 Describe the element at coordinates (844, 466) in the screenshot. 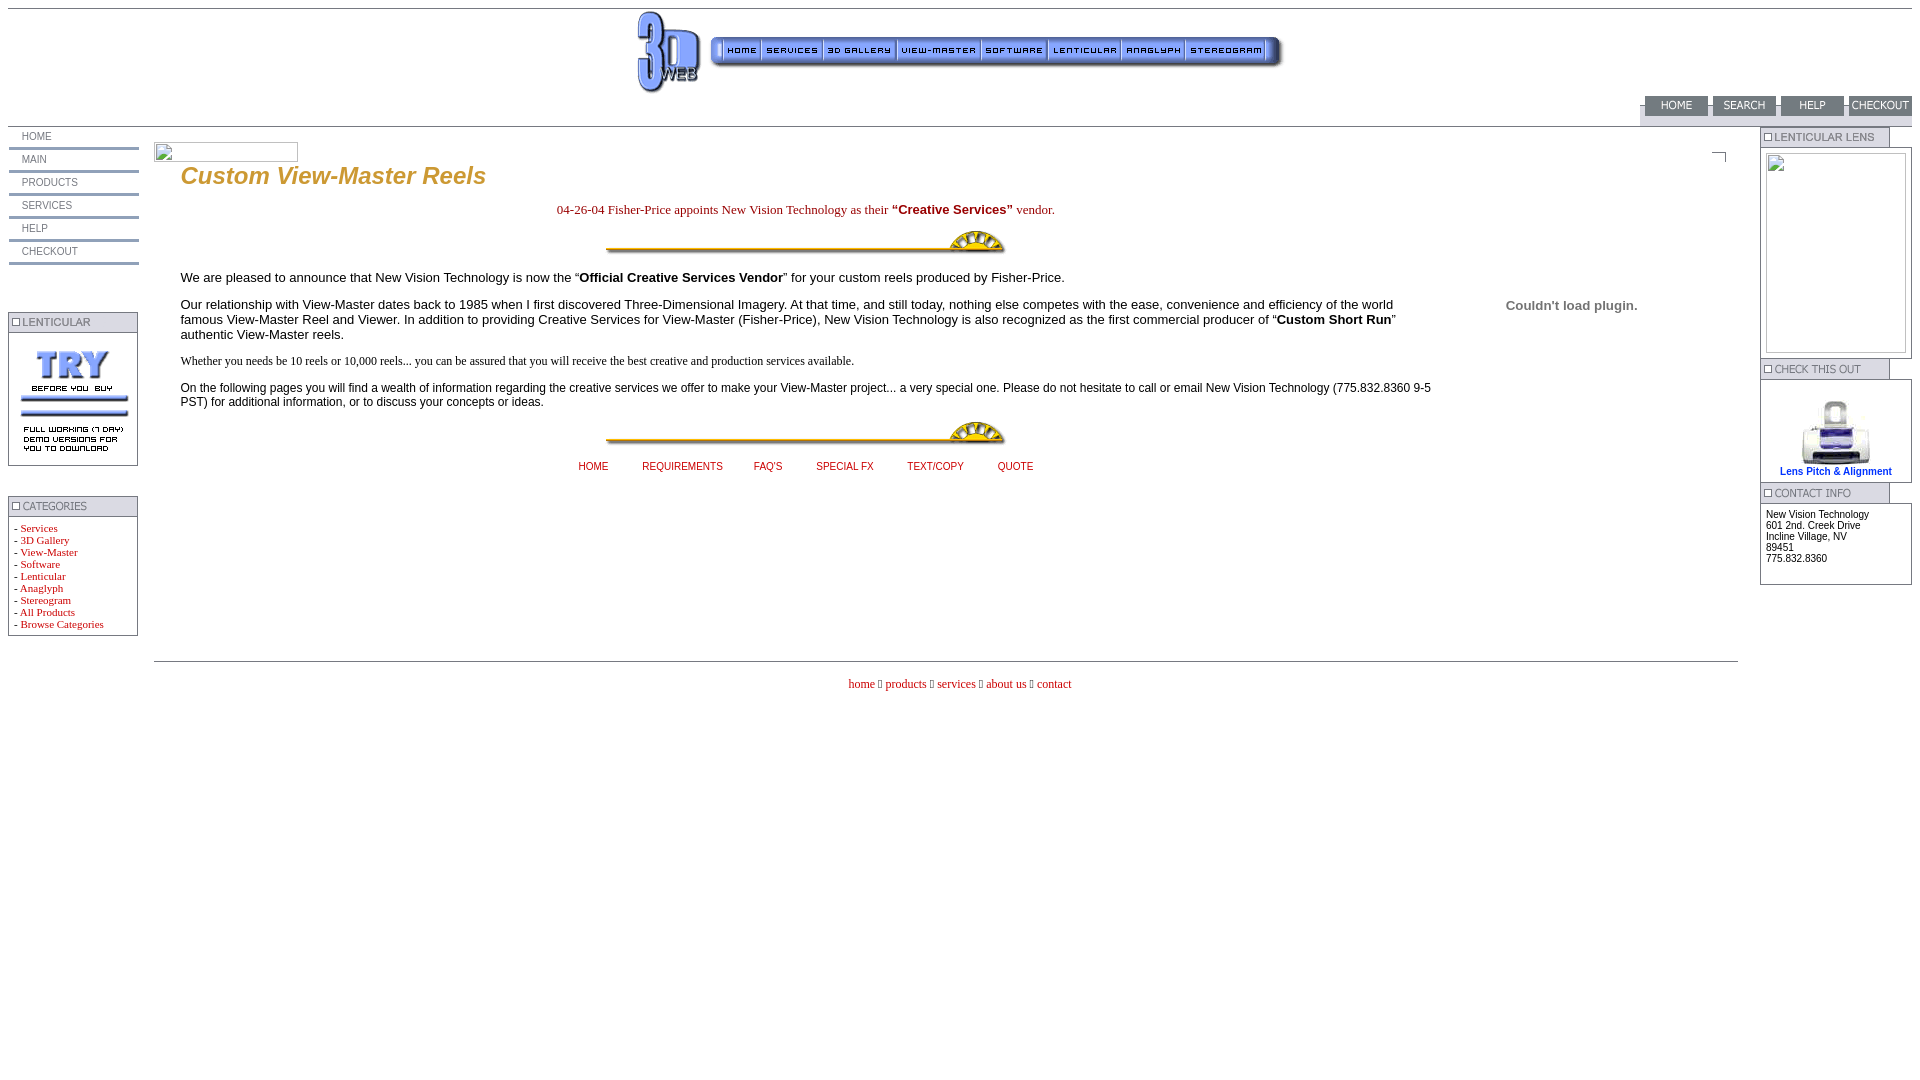

I see `'SPECIAL FX'` at that location.